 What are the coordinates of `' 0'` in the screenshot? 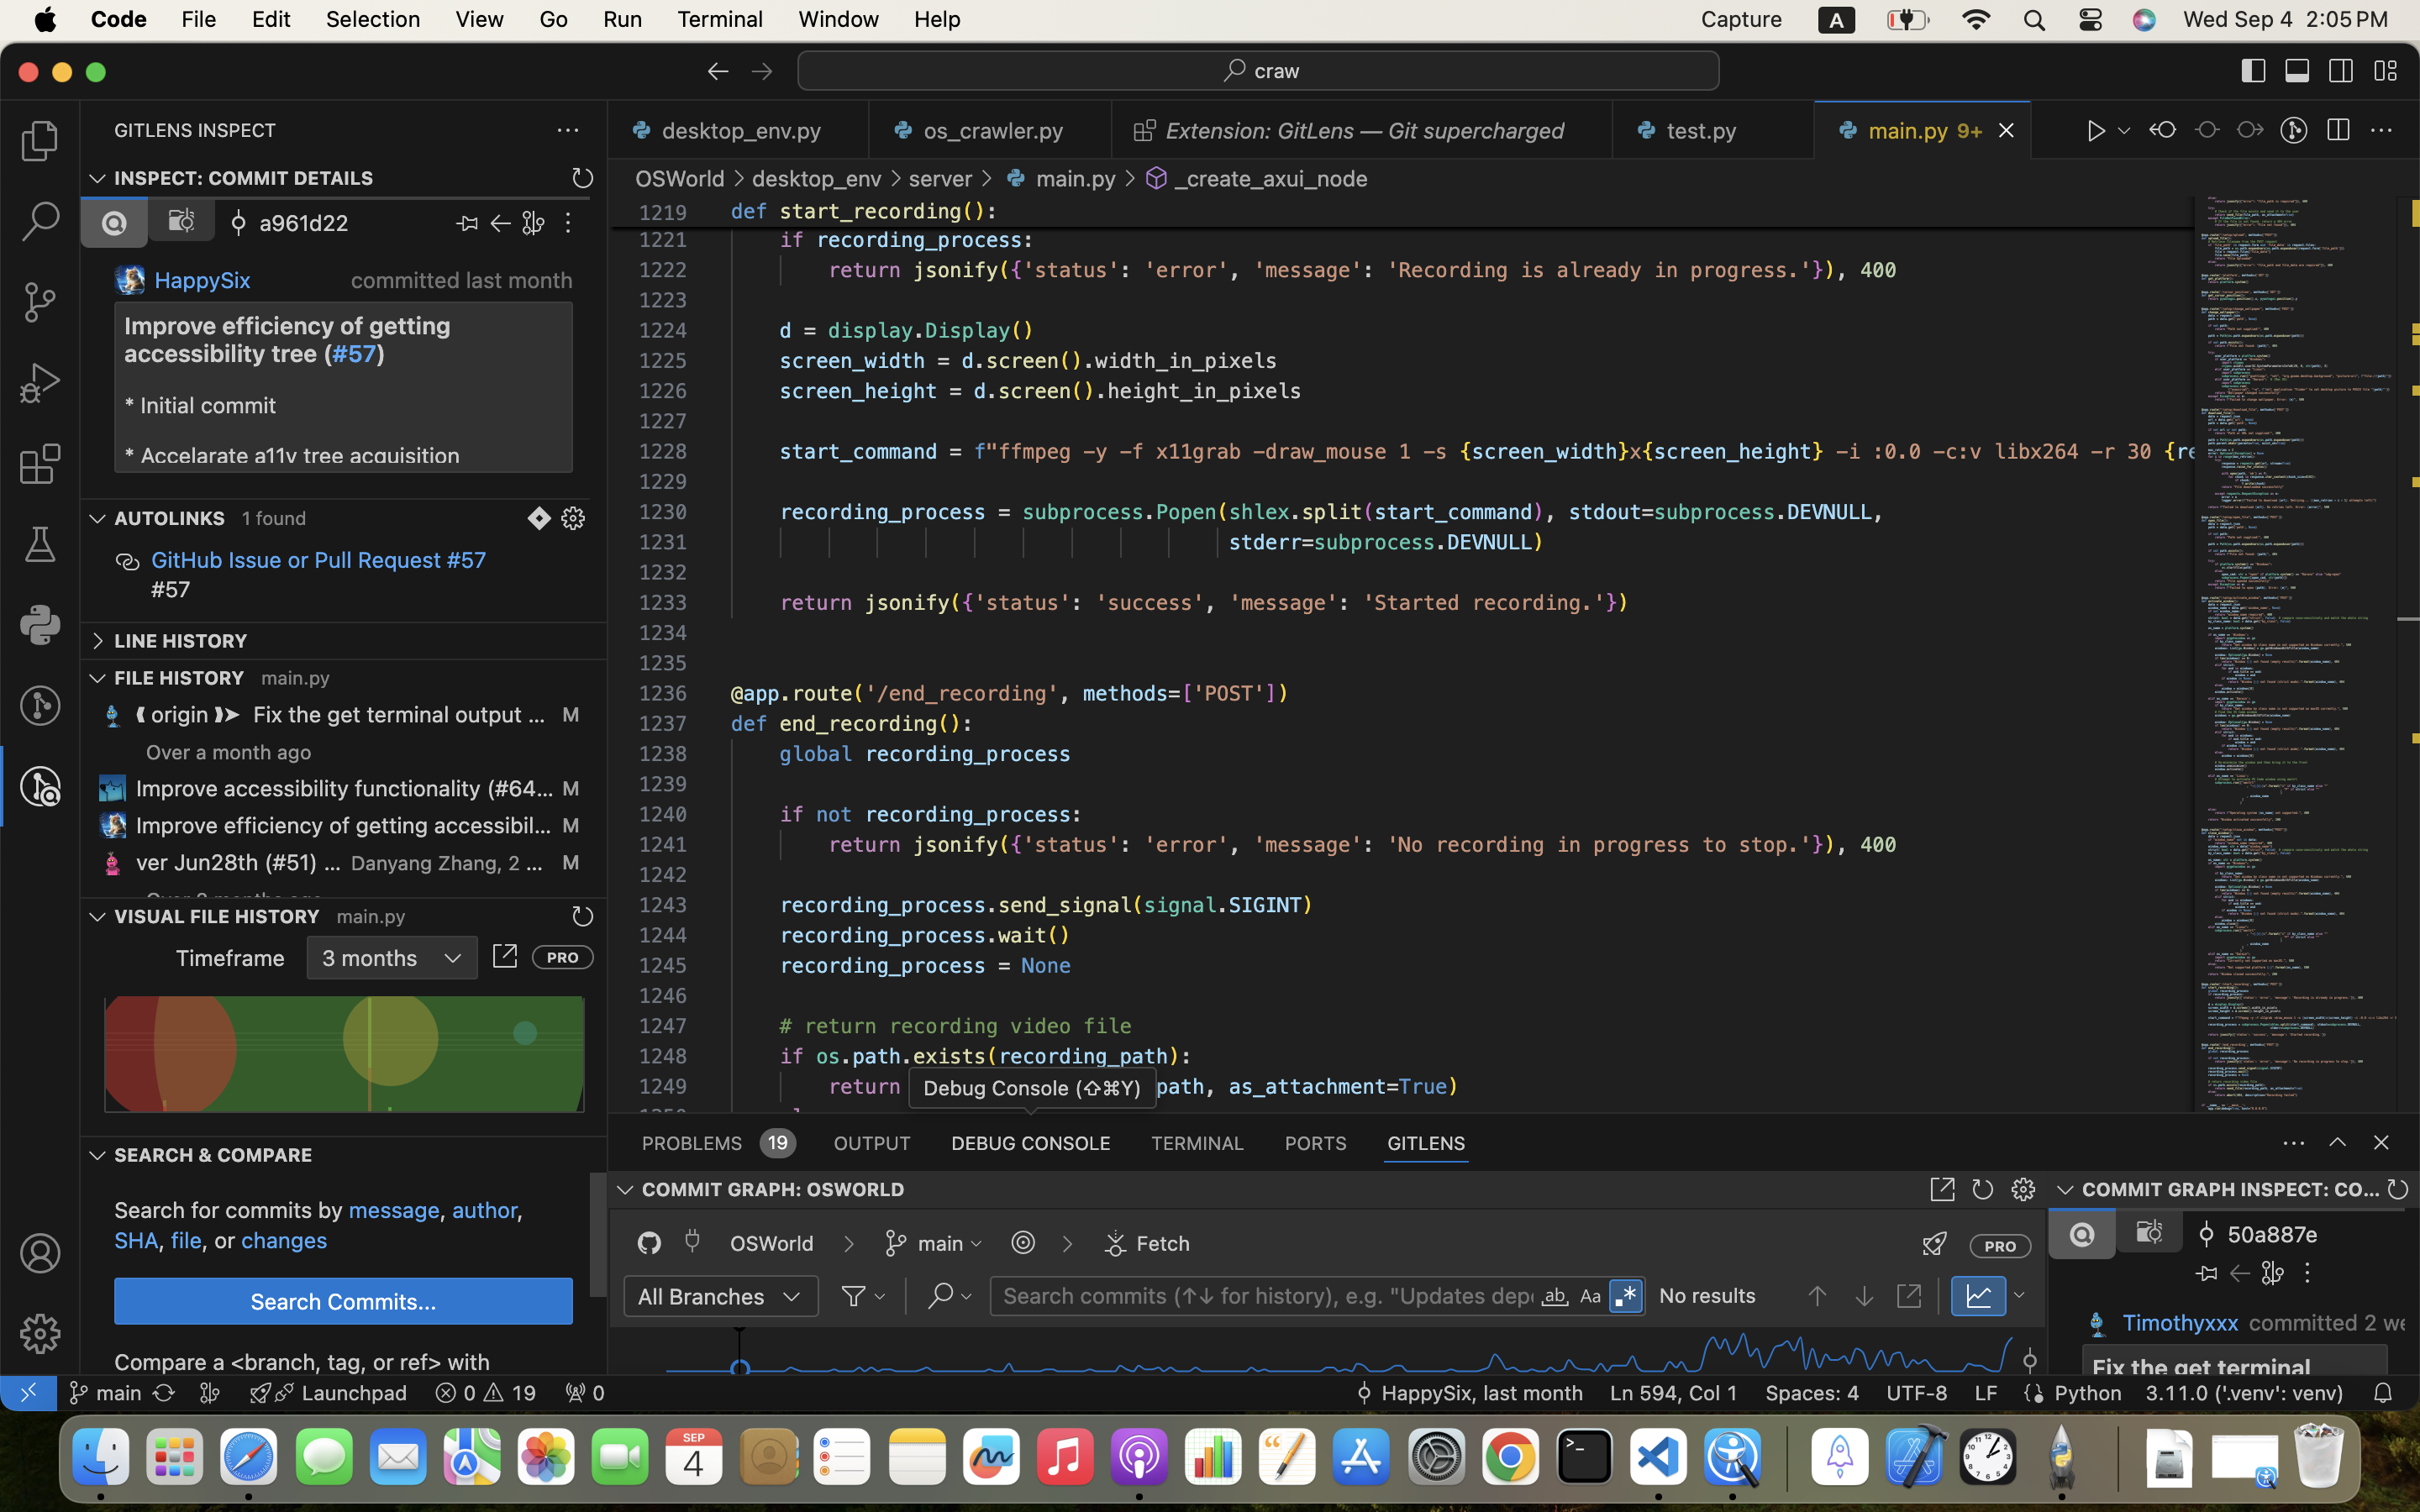 It's located at (584, 1391).